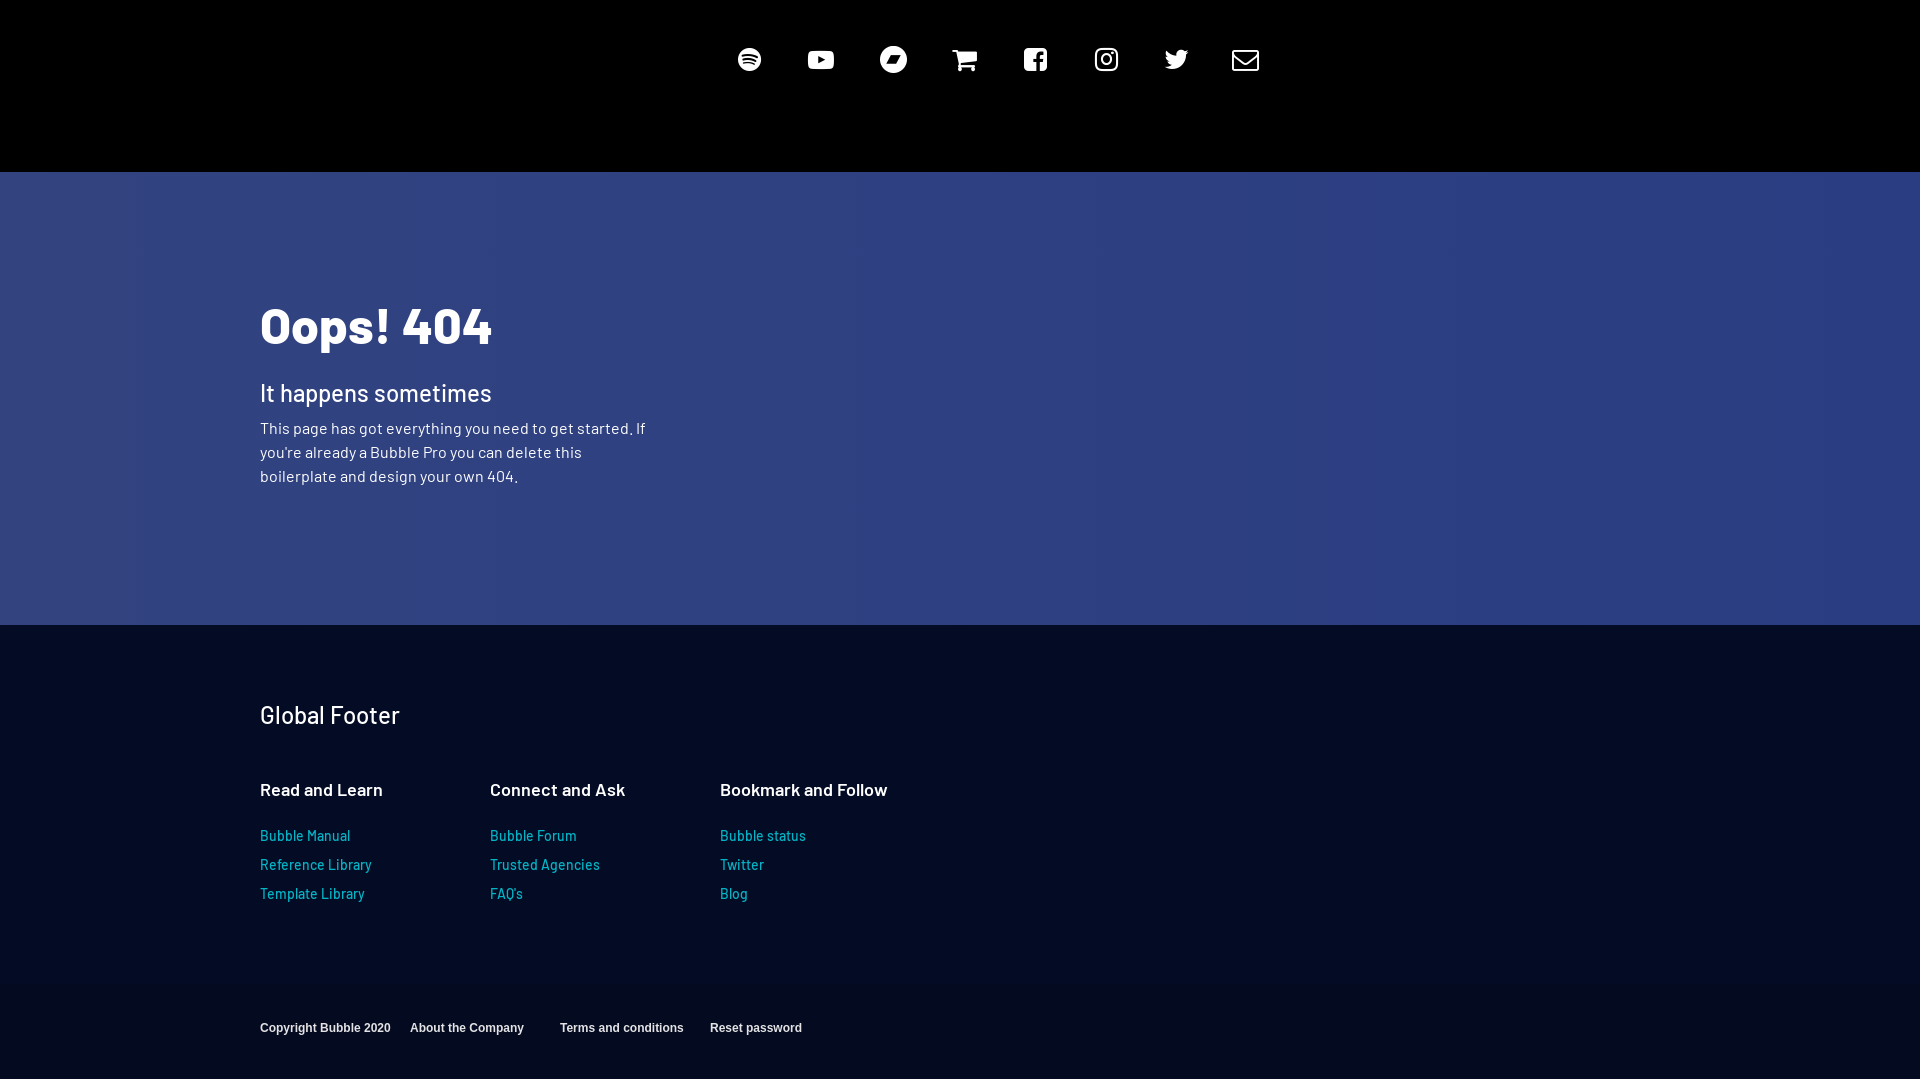  What do you see at coordinates (784, 1035) in the screenshot?
I see `'Reset password'` at bounding box center [784, 1035].